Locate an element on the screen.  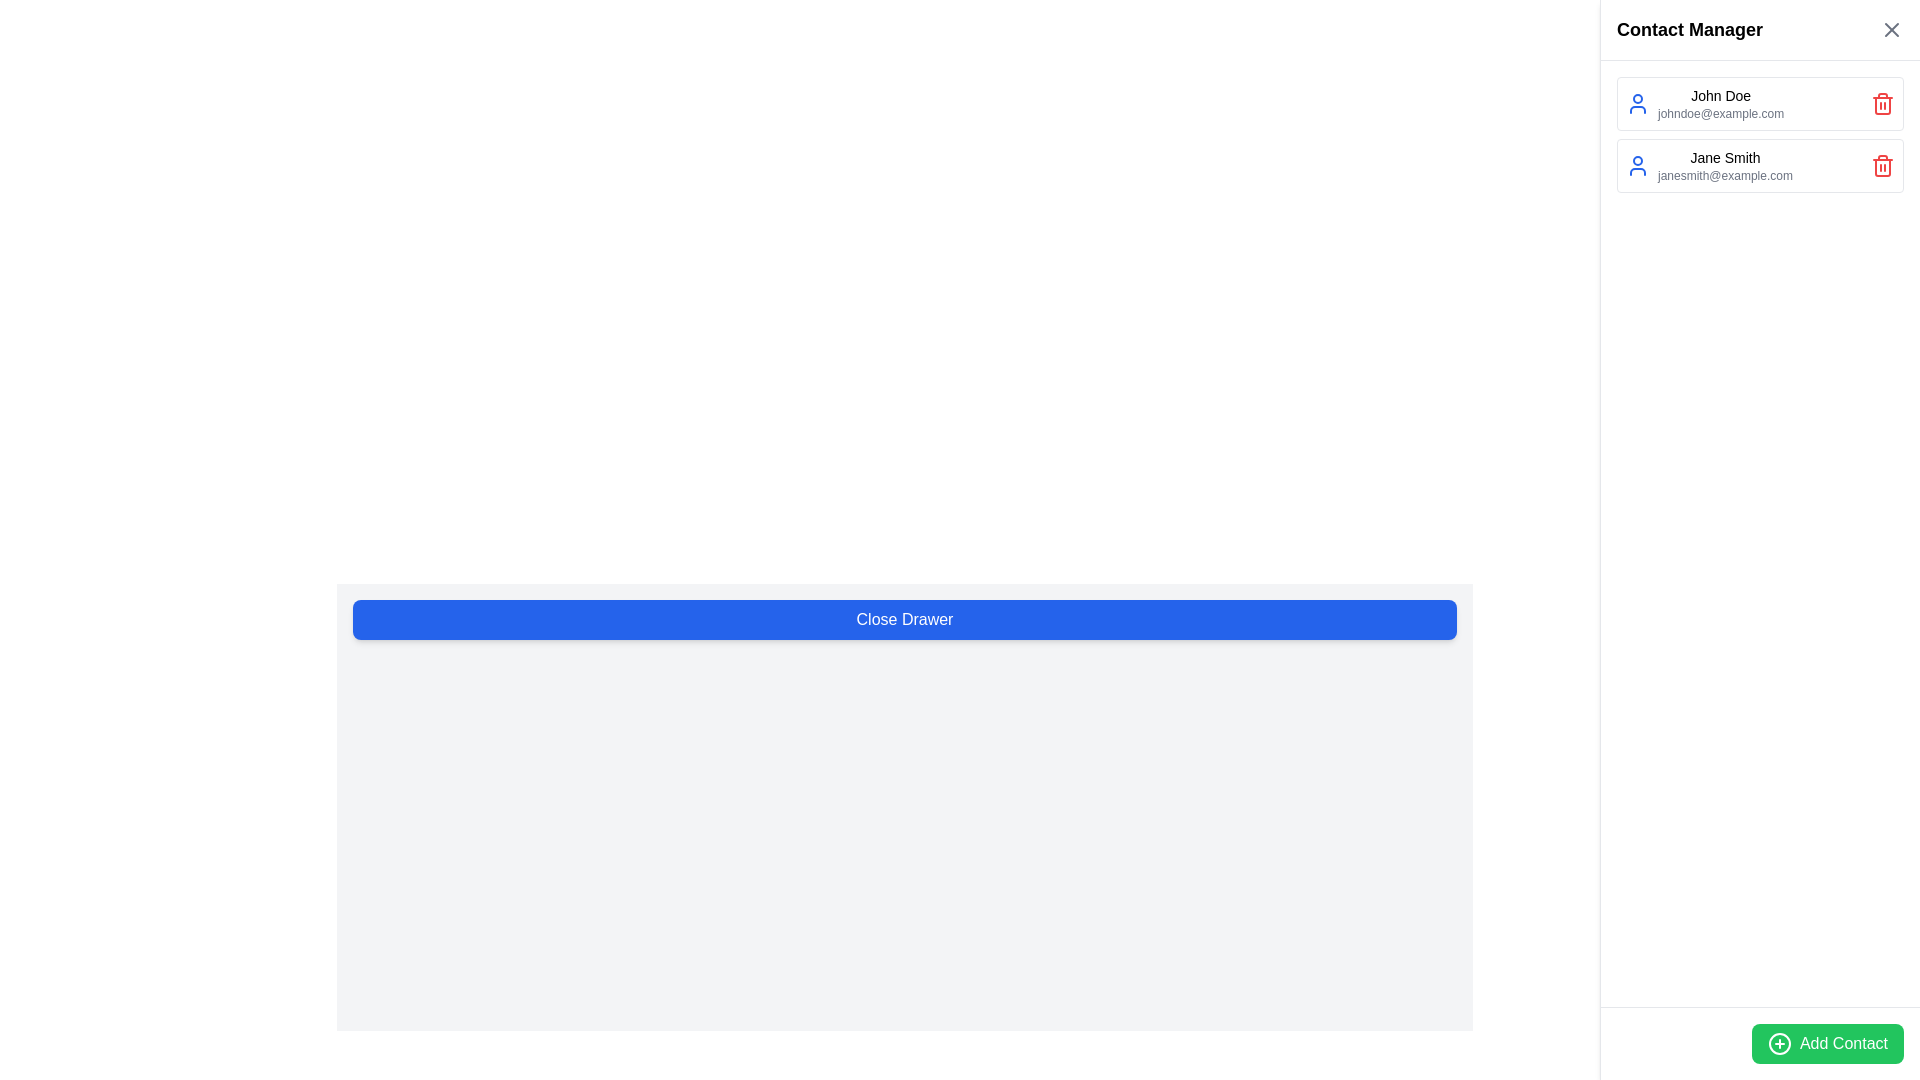
the 'Add Contact' icon, which features a plus symbol and is located to the left of the 'Add Contact' button in the bottom-right corner of the application interface is located at coordinates (1780, 1043).